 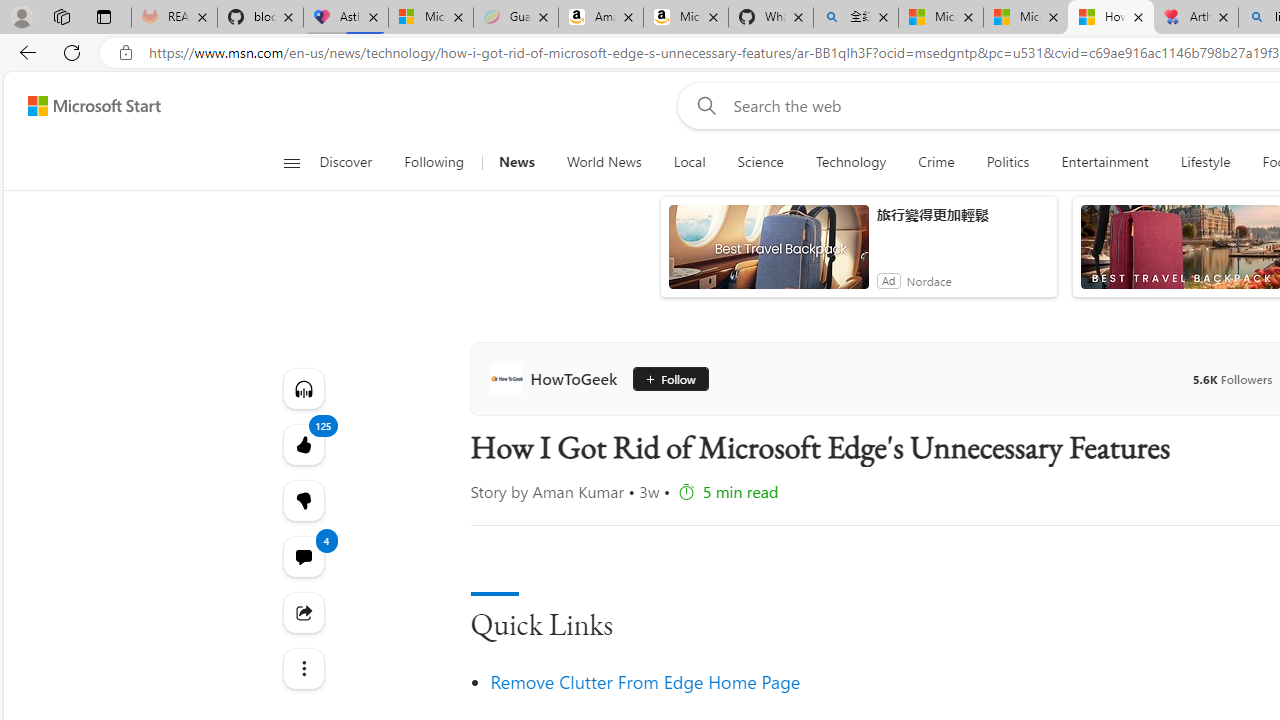 What do you see at coordinates (667, 379) in the screenshot?
I see `'Follow'` at bounding box center [667, 379].